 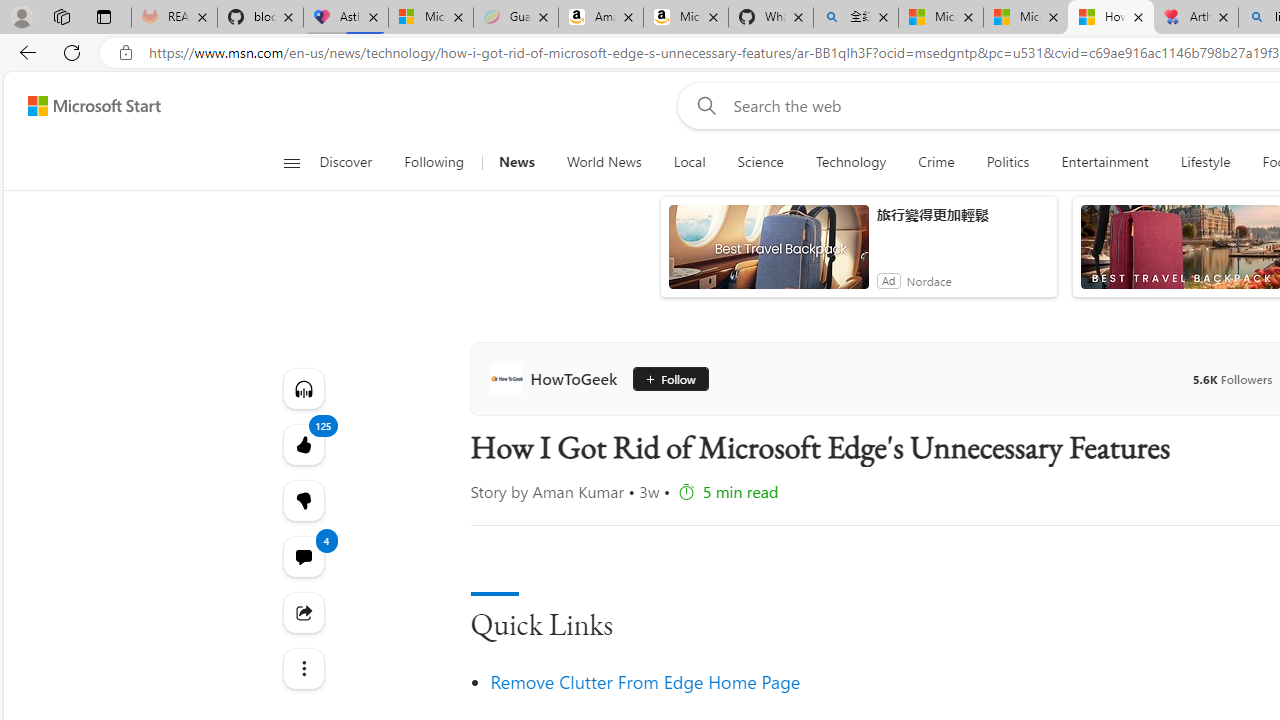 What do you see at coordinates (667, 379) in the screenshot?
I see `'Follow'` at bounding box center [667, 379].